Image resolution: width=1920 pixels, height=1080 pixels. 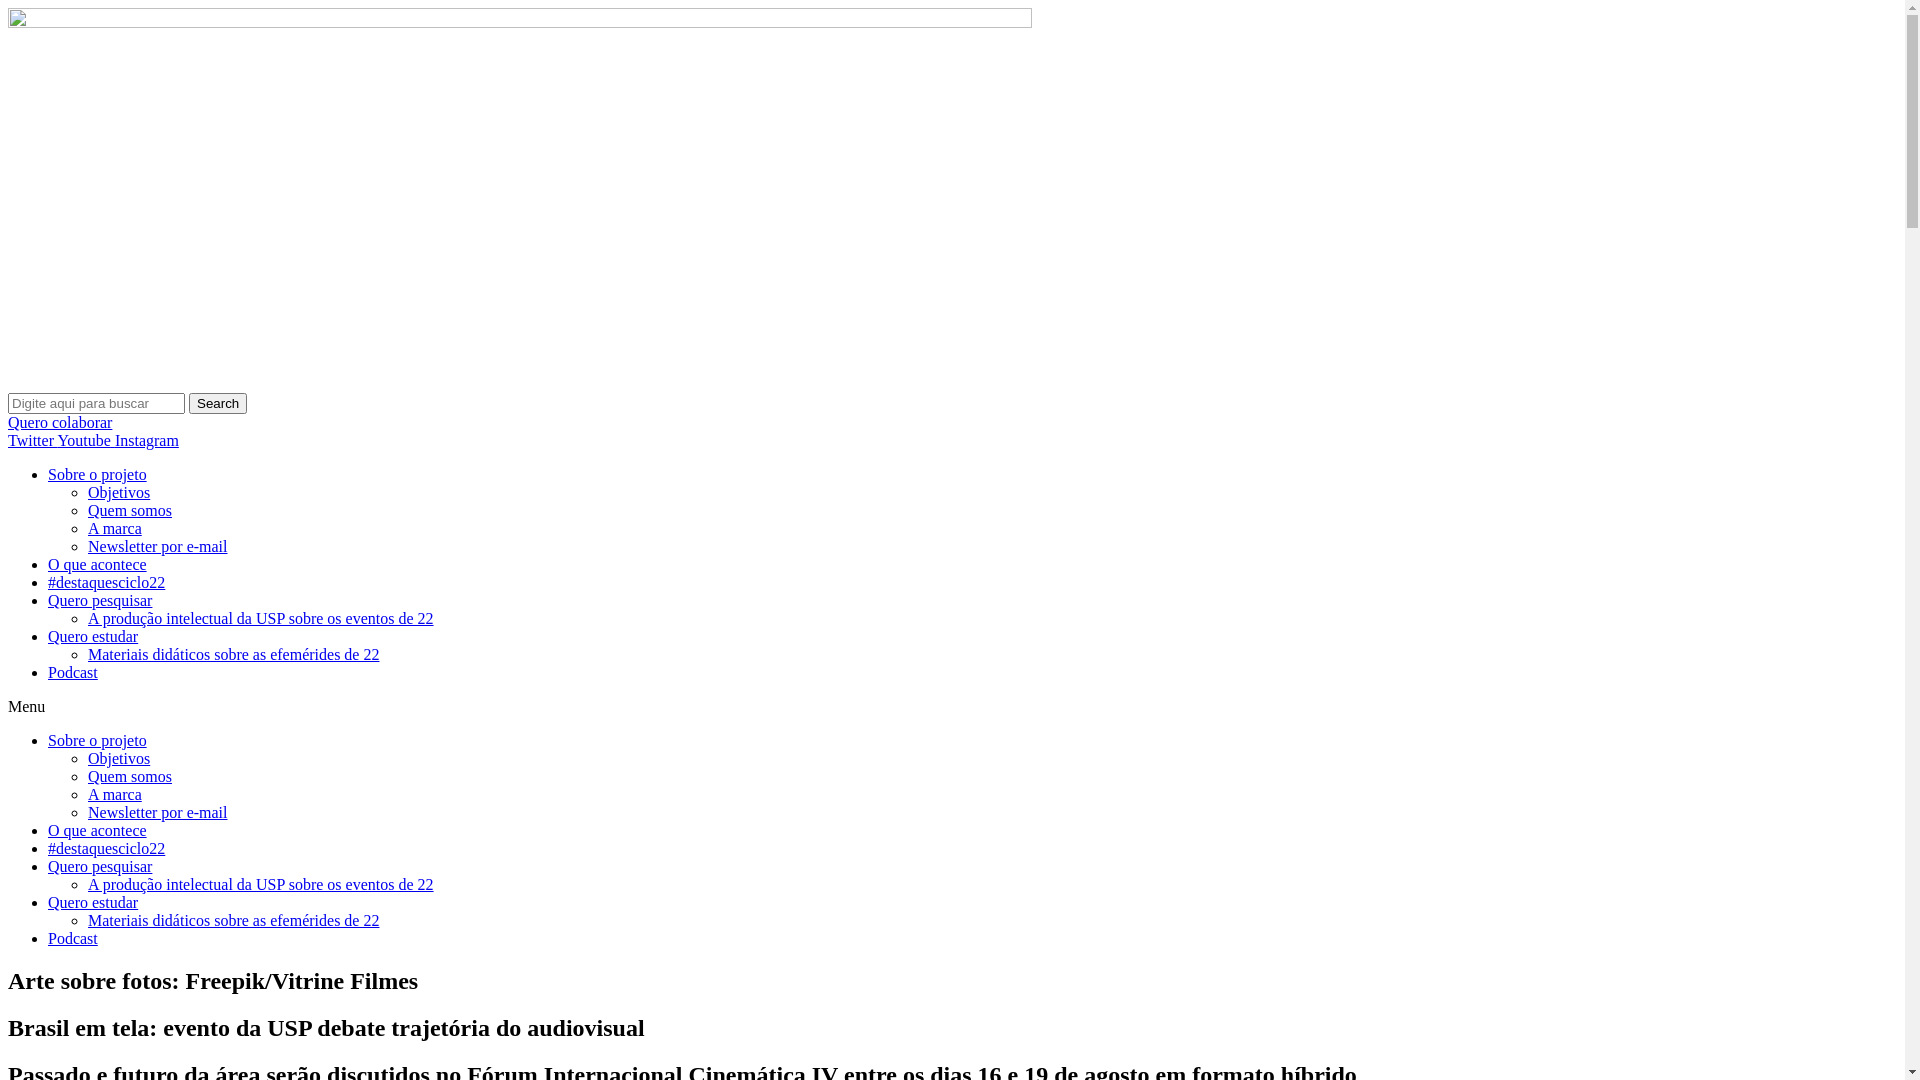 I want to click on 'Objetivos', so click(x=118, y=492).